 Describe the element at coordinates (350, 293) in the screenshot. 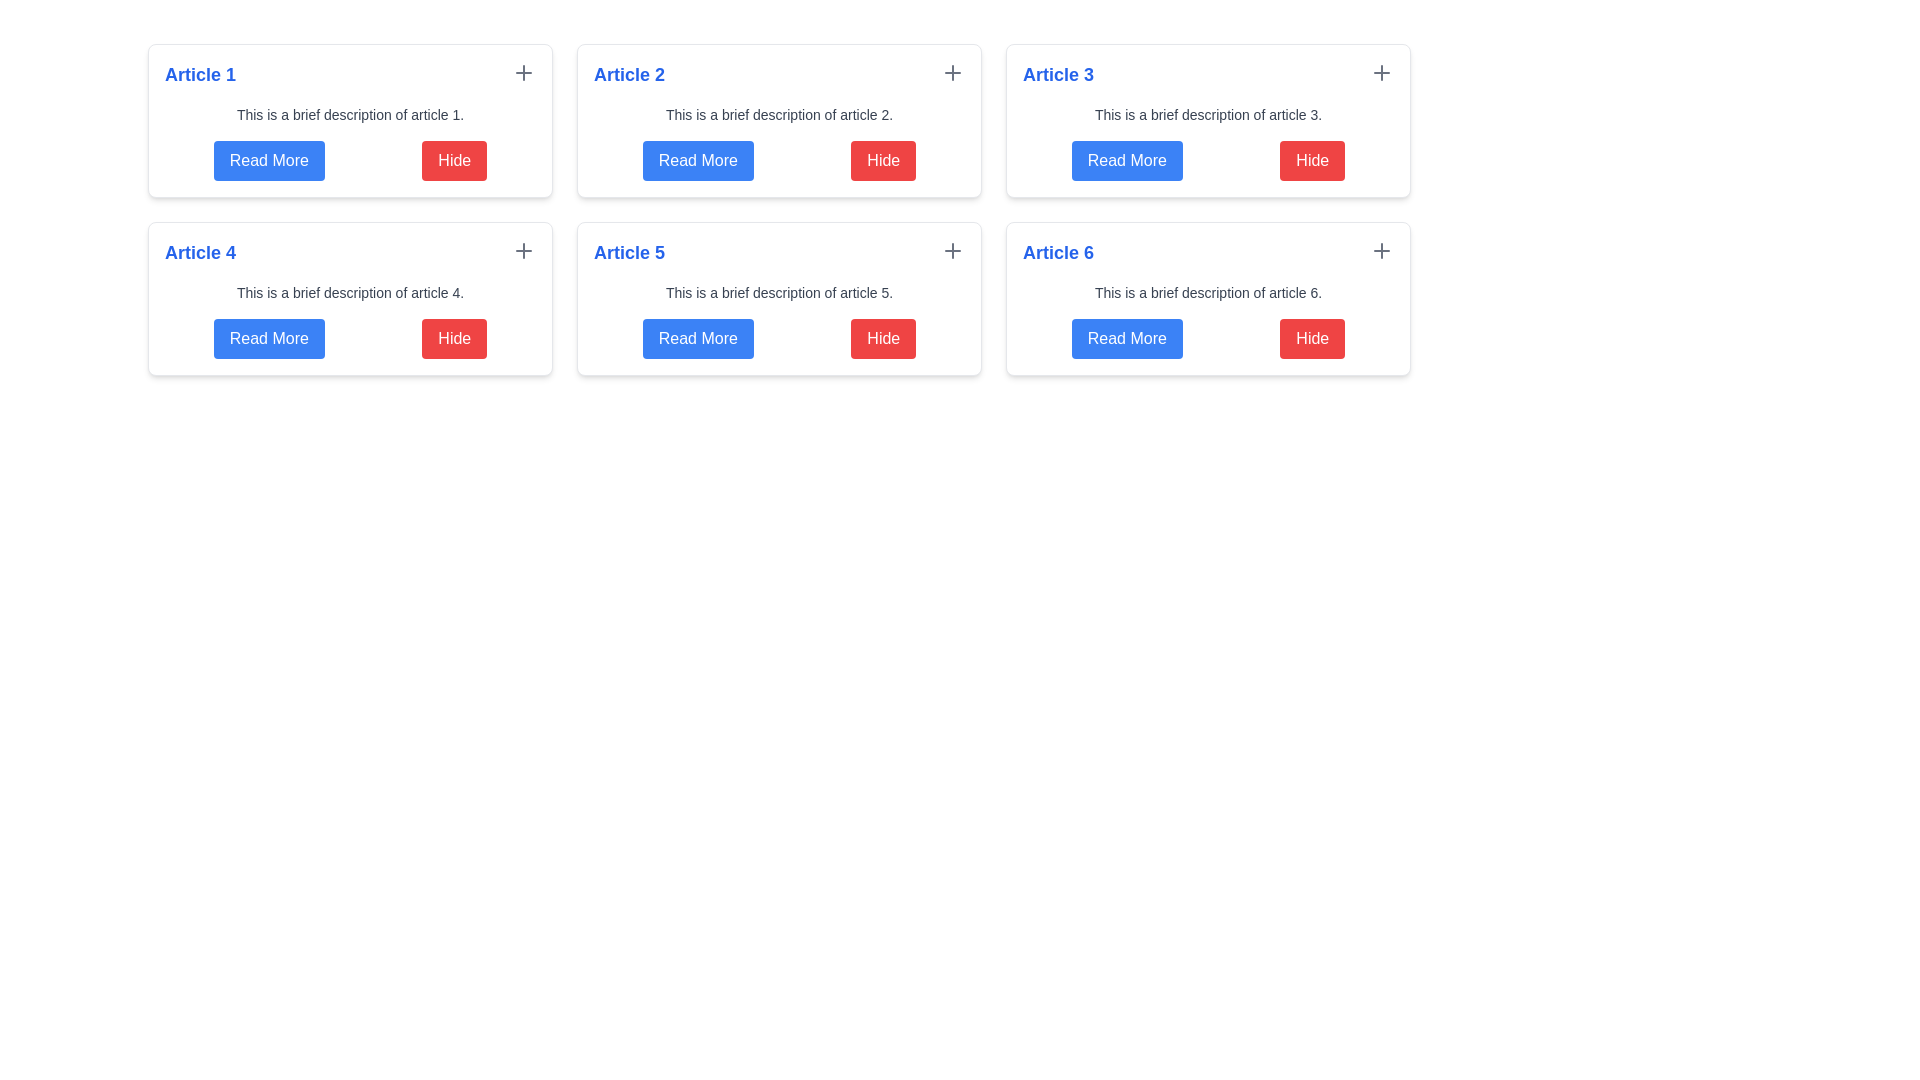

I see `the Text block that provides a brief textual description for the article titled 'Article 4', which is located below the article title and above the buttons 'Read More' and 'Hide'` at that location.